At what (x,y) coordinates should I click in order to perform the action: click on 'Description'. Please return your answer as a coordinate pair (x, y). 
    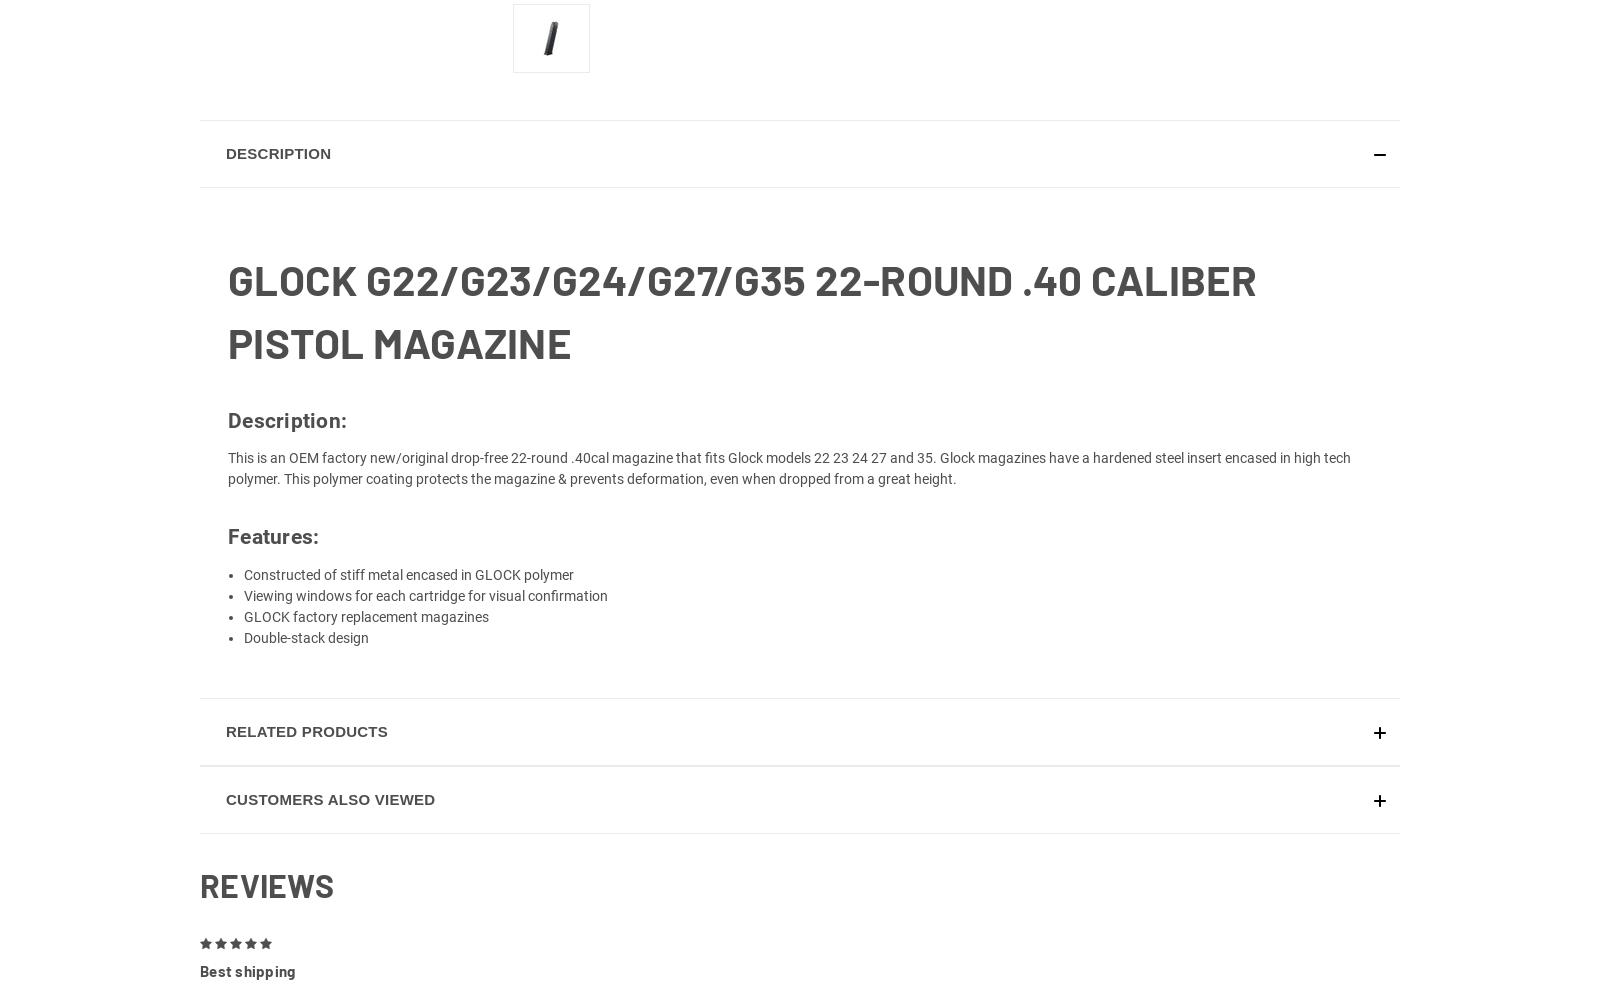
    Looking at the image, I should click on (278, 176).